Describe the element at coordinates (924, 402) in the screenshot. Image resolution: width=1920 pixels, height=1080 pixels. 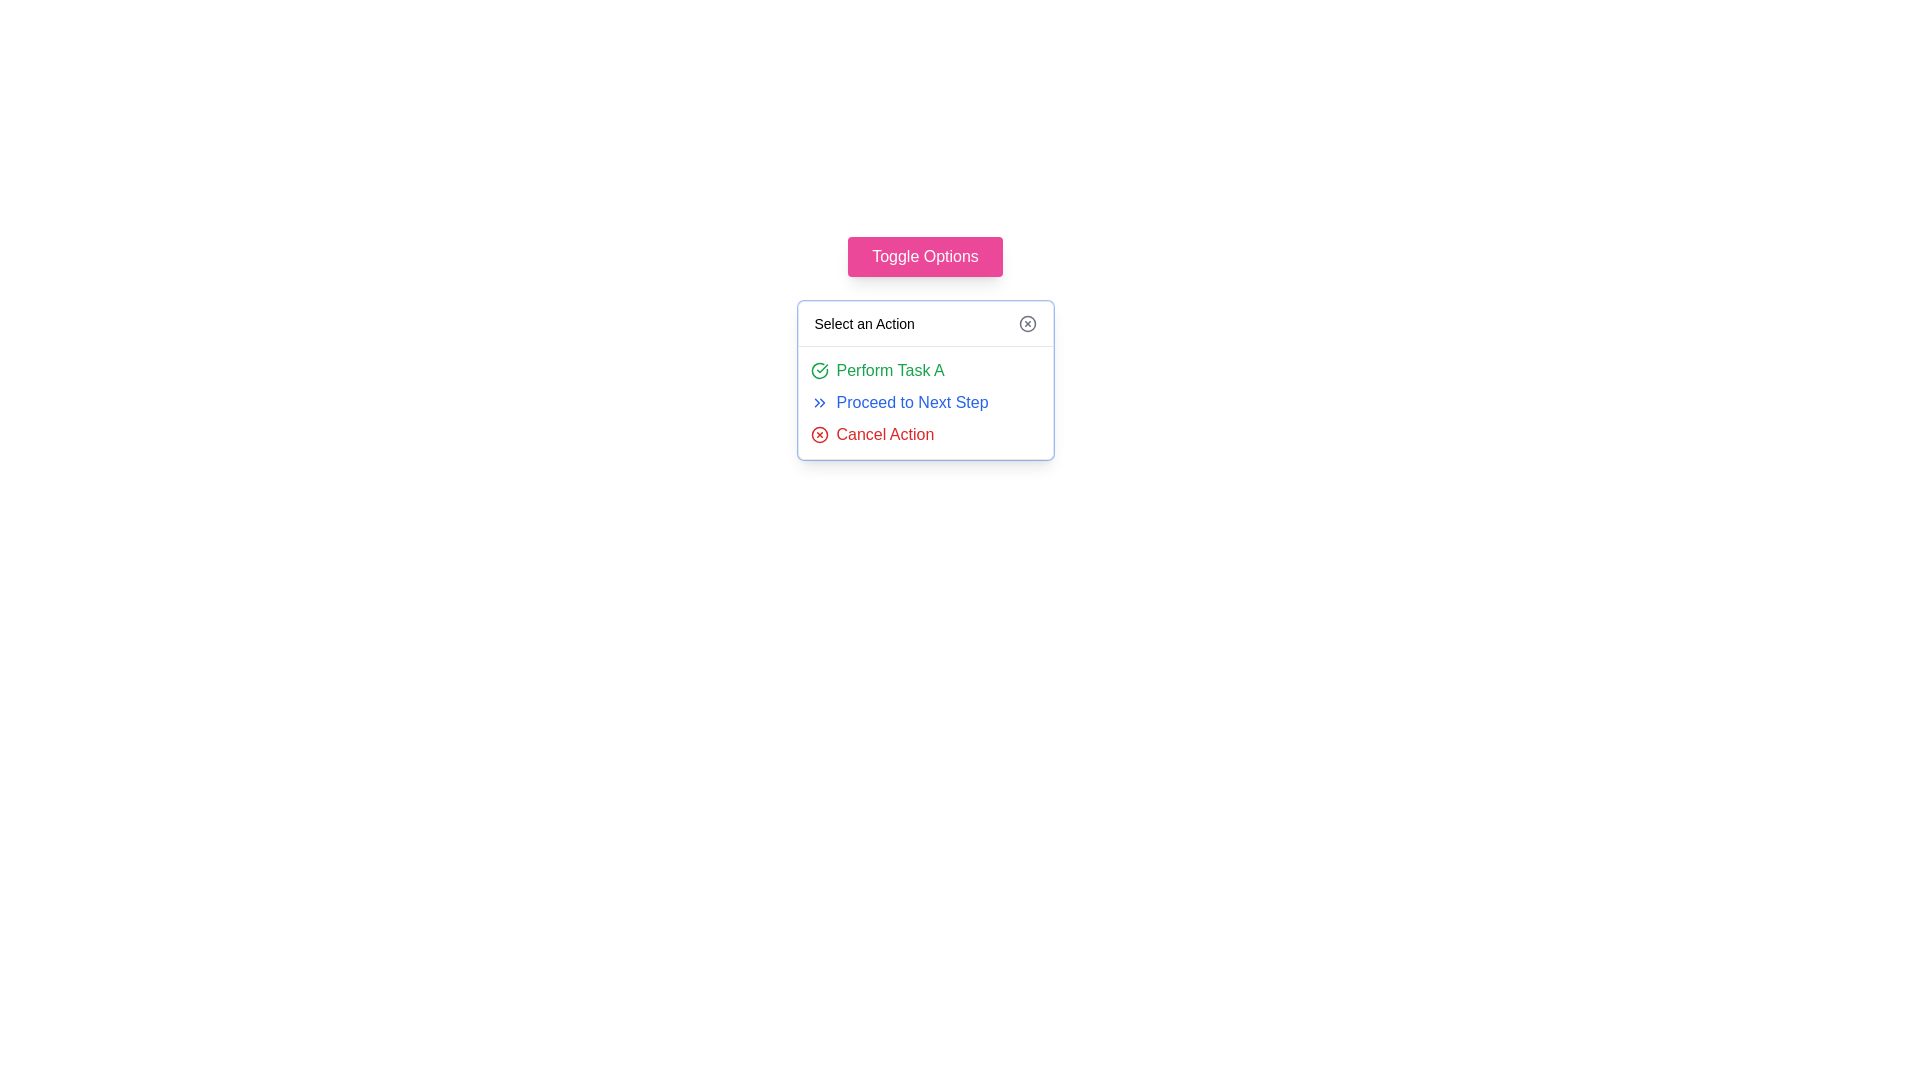
I see `the middle hyperlink with an embedded icon in the vertical list to potentially reveal a tooltip or underline effect` at that location.